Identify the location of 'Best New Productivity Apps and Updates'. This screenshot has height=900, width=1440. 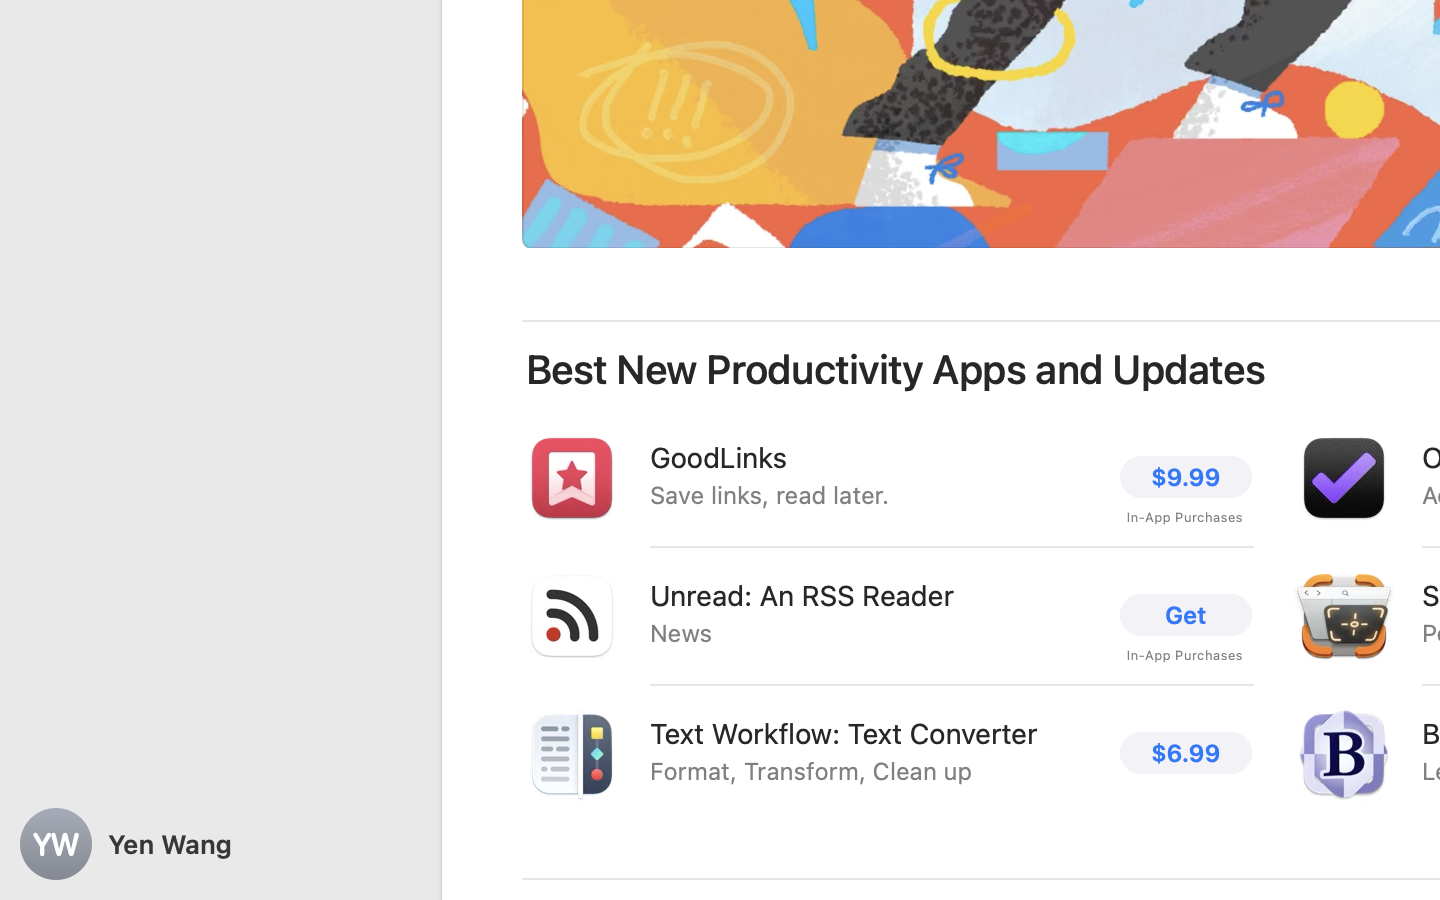
(894, 369).